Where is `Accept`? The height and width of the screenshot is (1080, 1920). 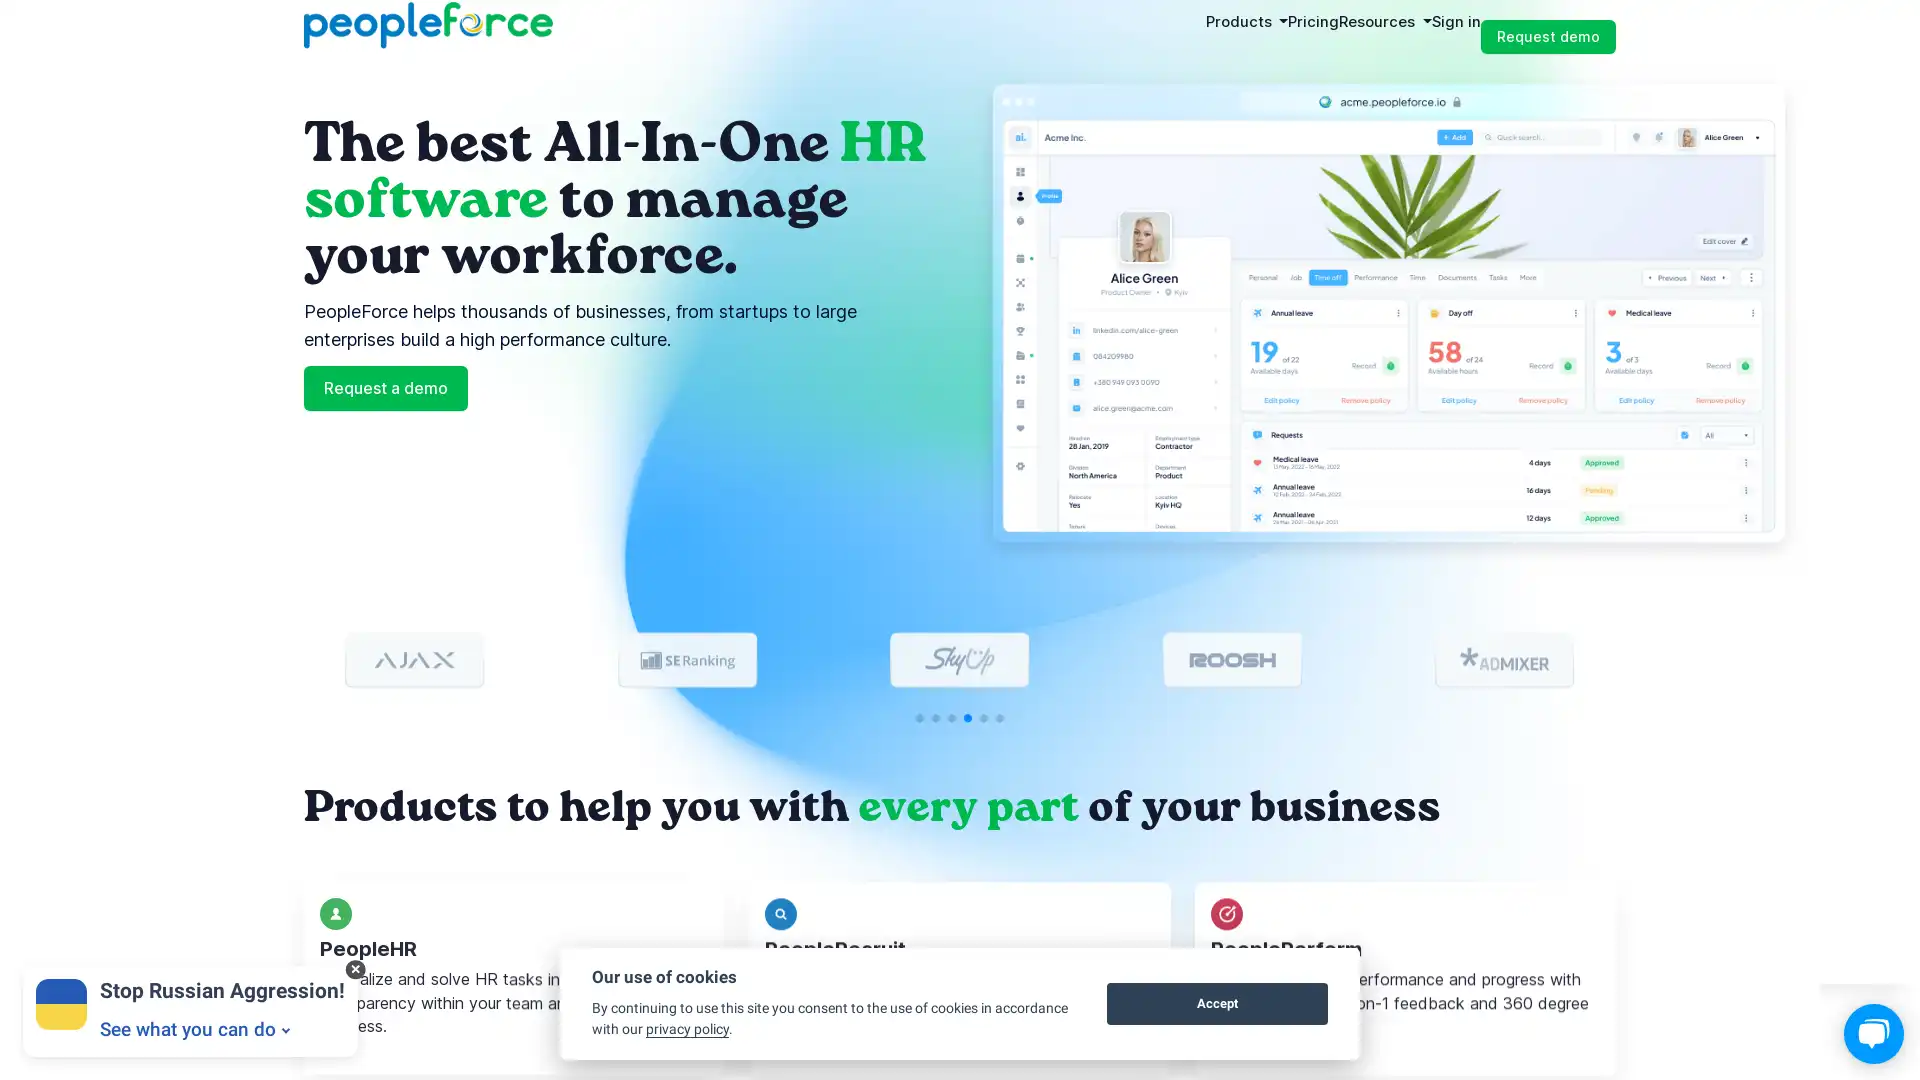
Accept is located at coordinates (1216, 1003).